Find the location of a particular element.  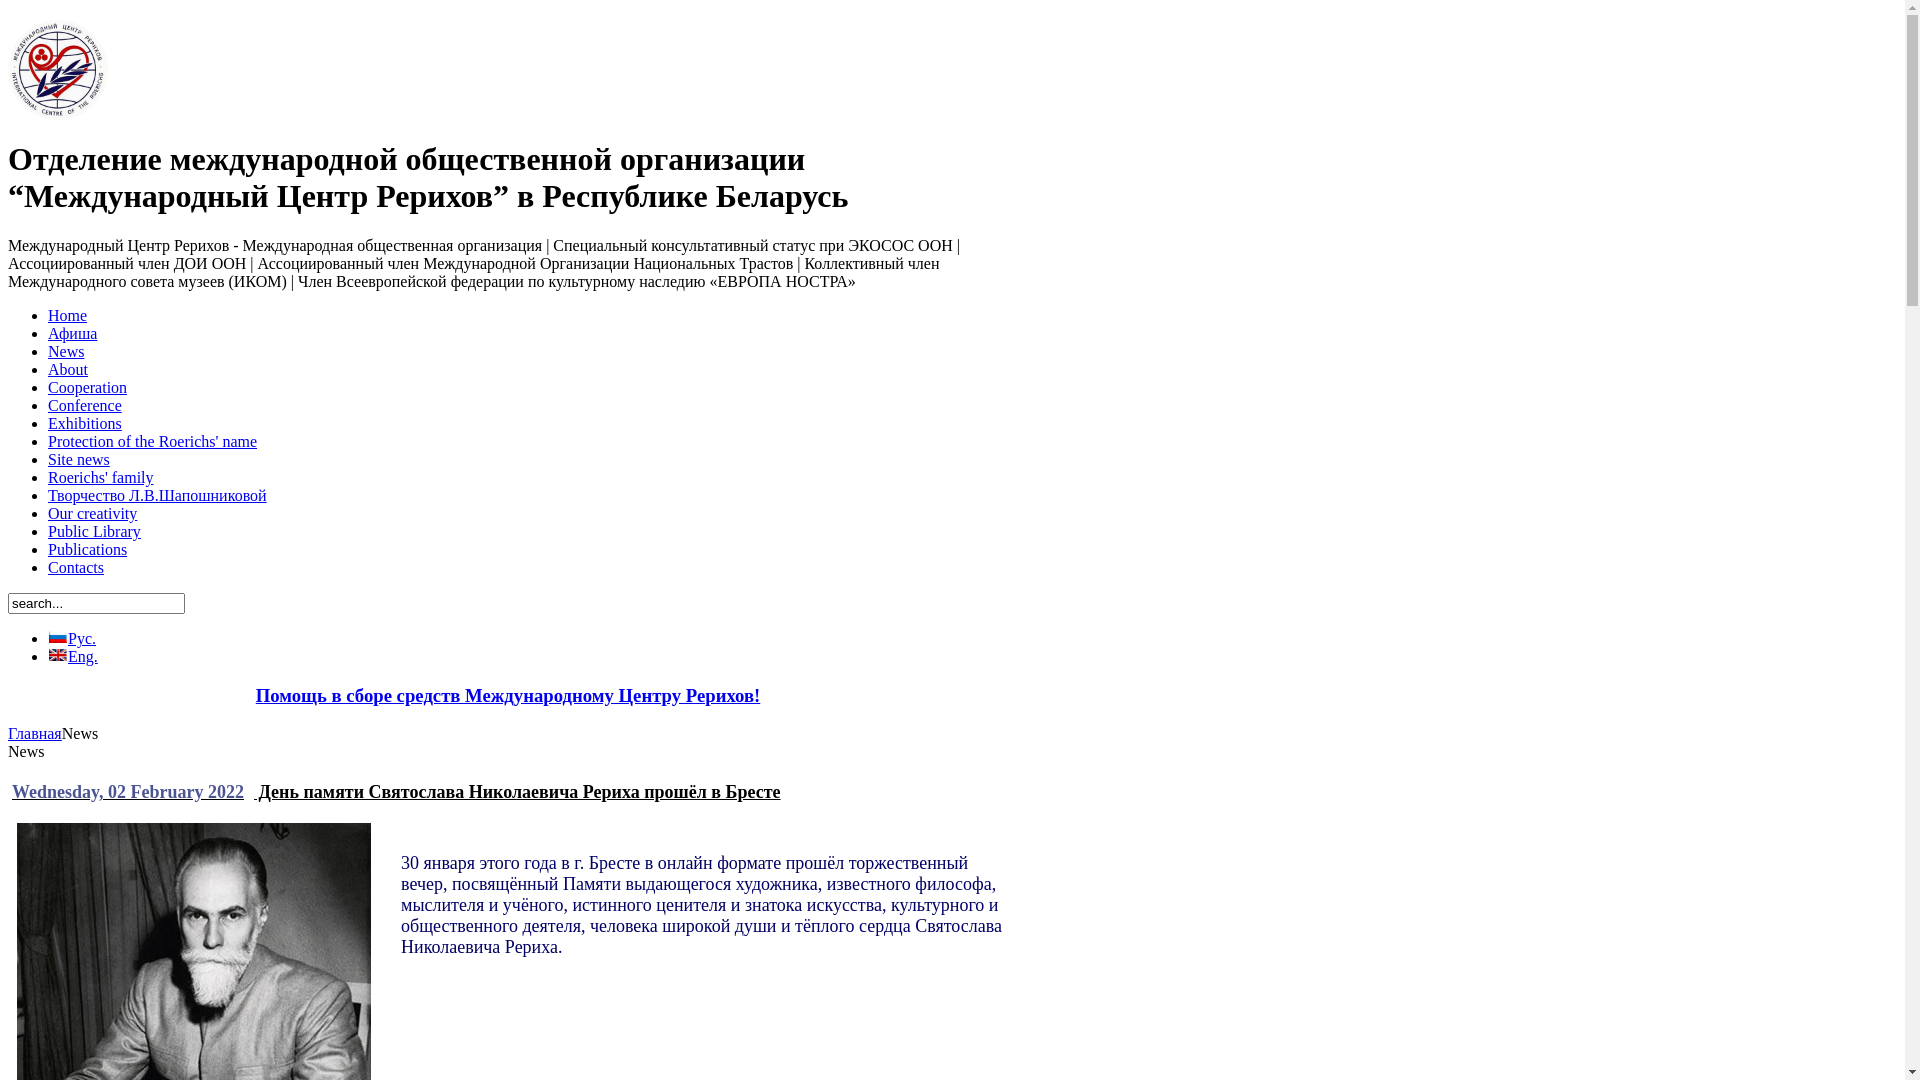

'Public Library' is located at coordinates (48, 530).